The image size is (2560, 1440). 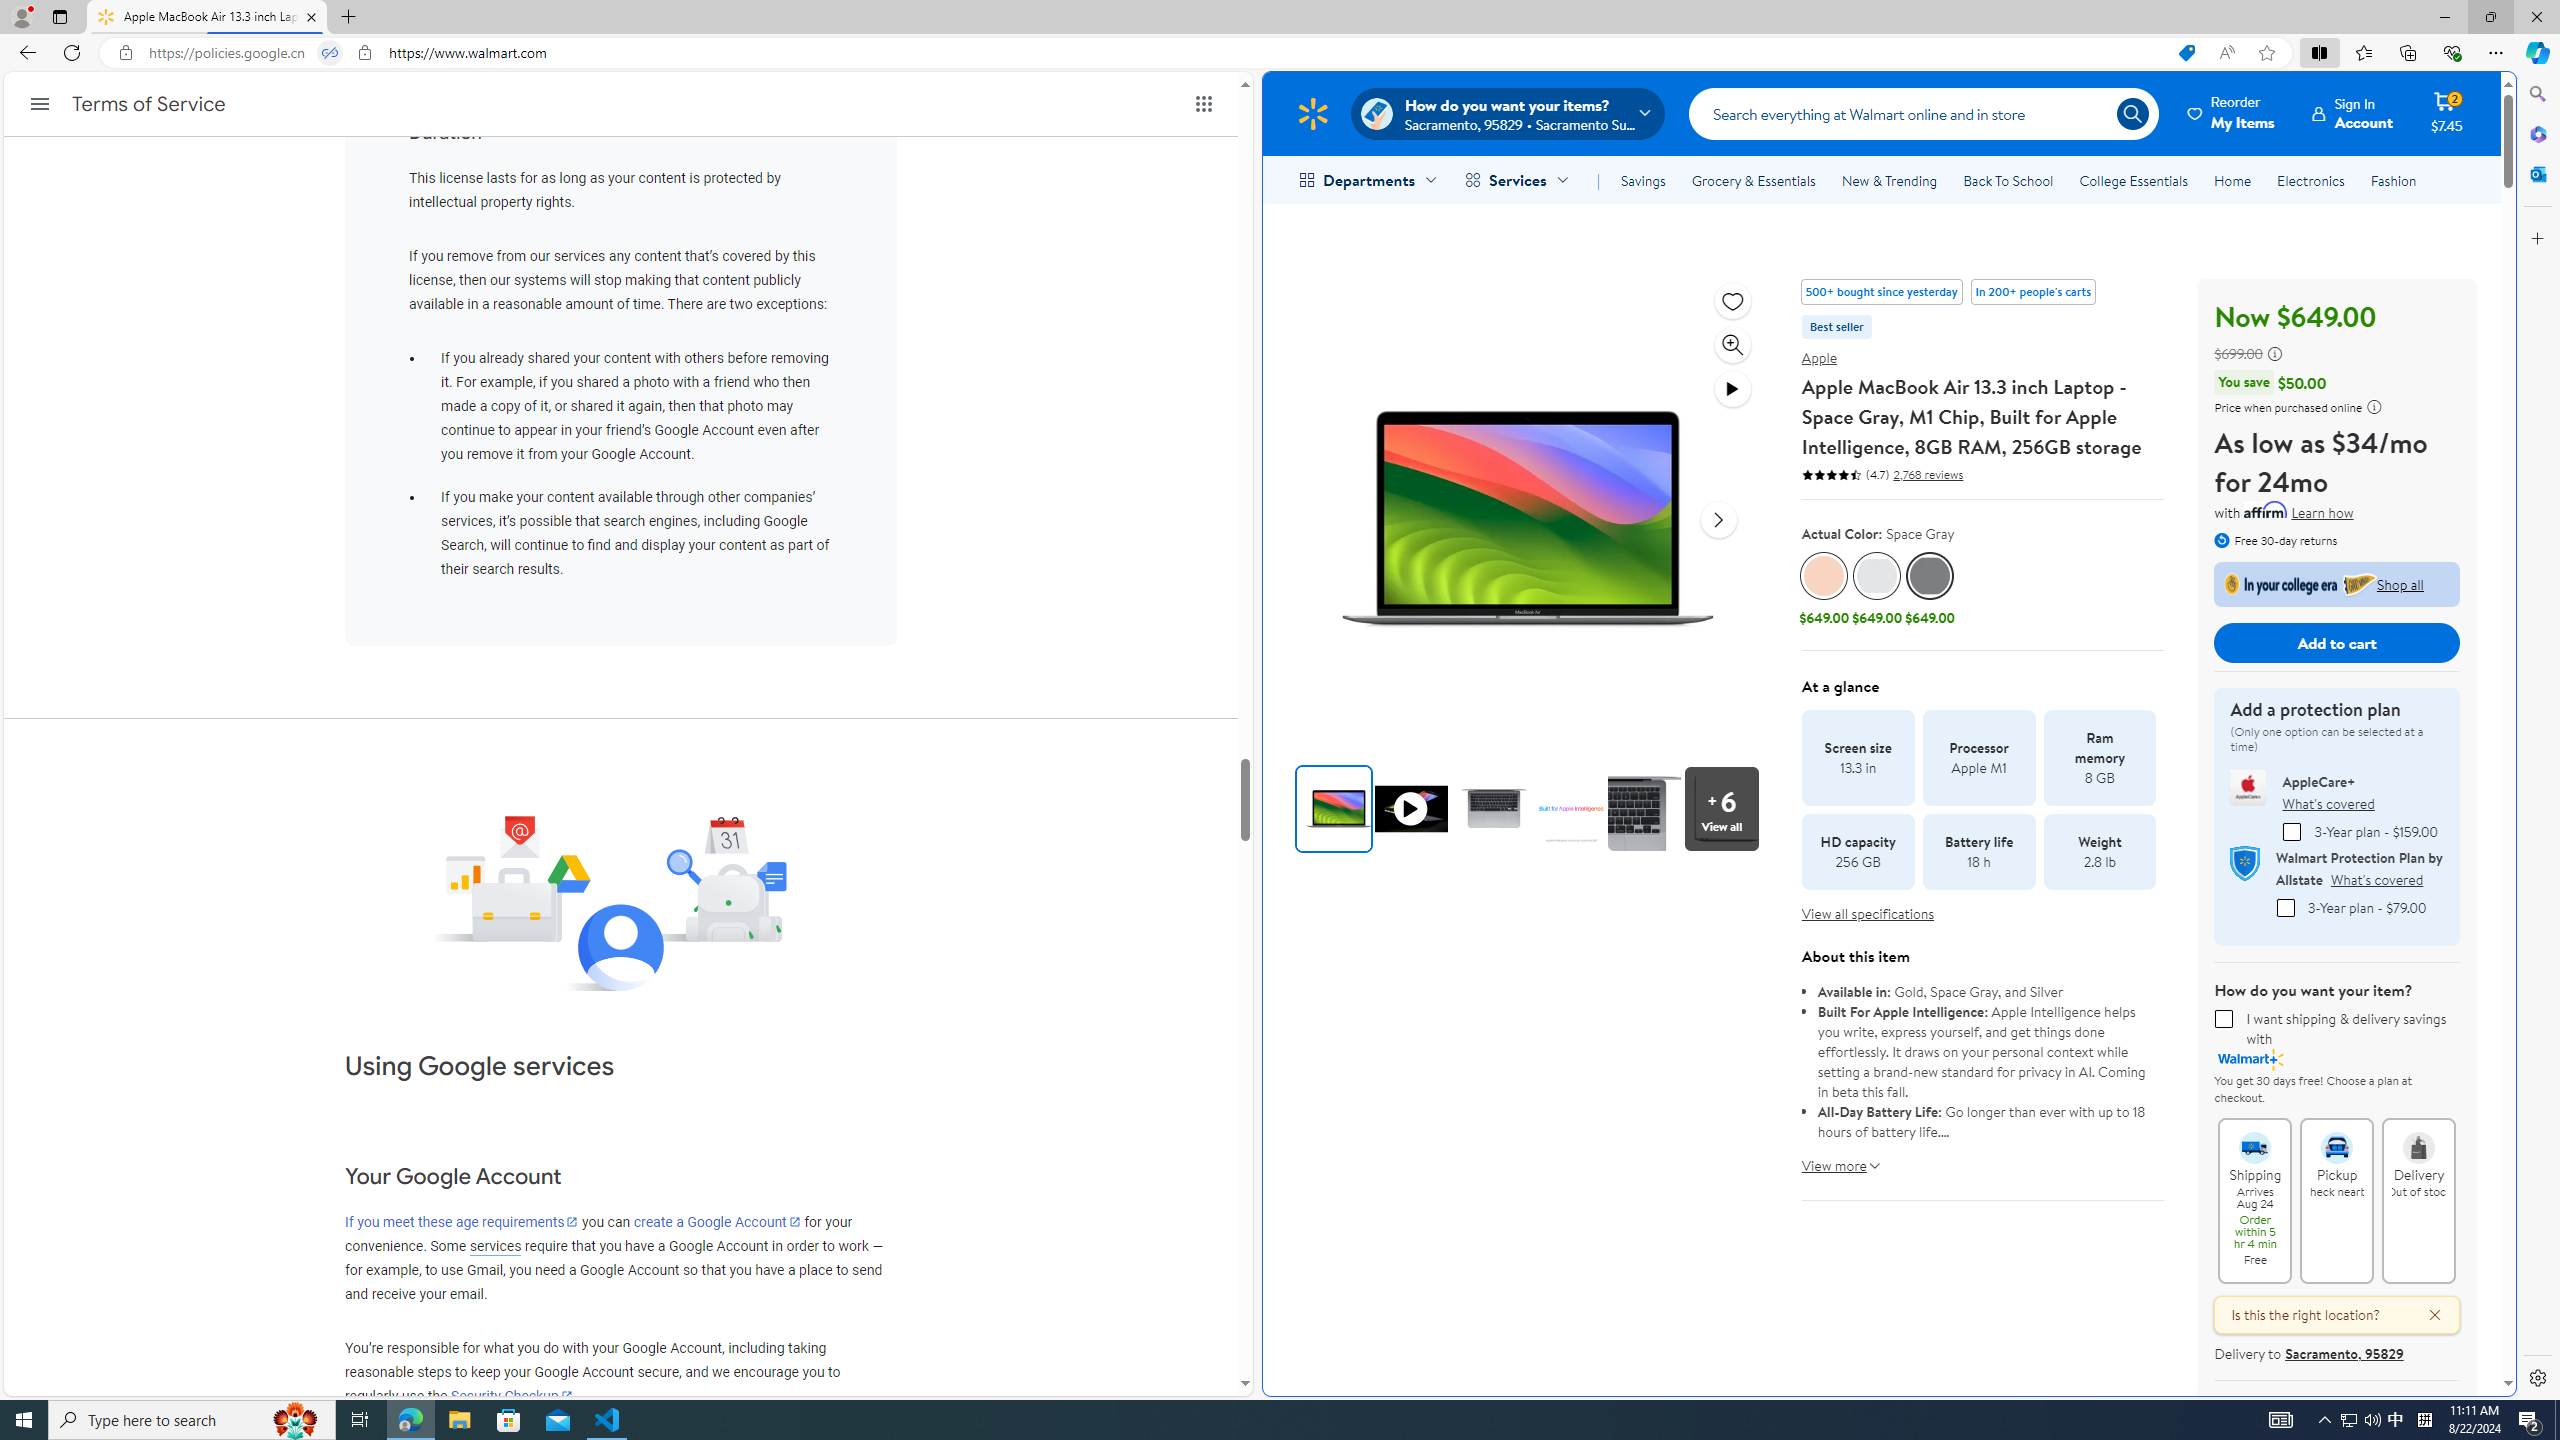 What do you see at coordinates (2352, 112) in the screenshot?
I see `'Sign In Account'` at bounding box center [2352, 112].